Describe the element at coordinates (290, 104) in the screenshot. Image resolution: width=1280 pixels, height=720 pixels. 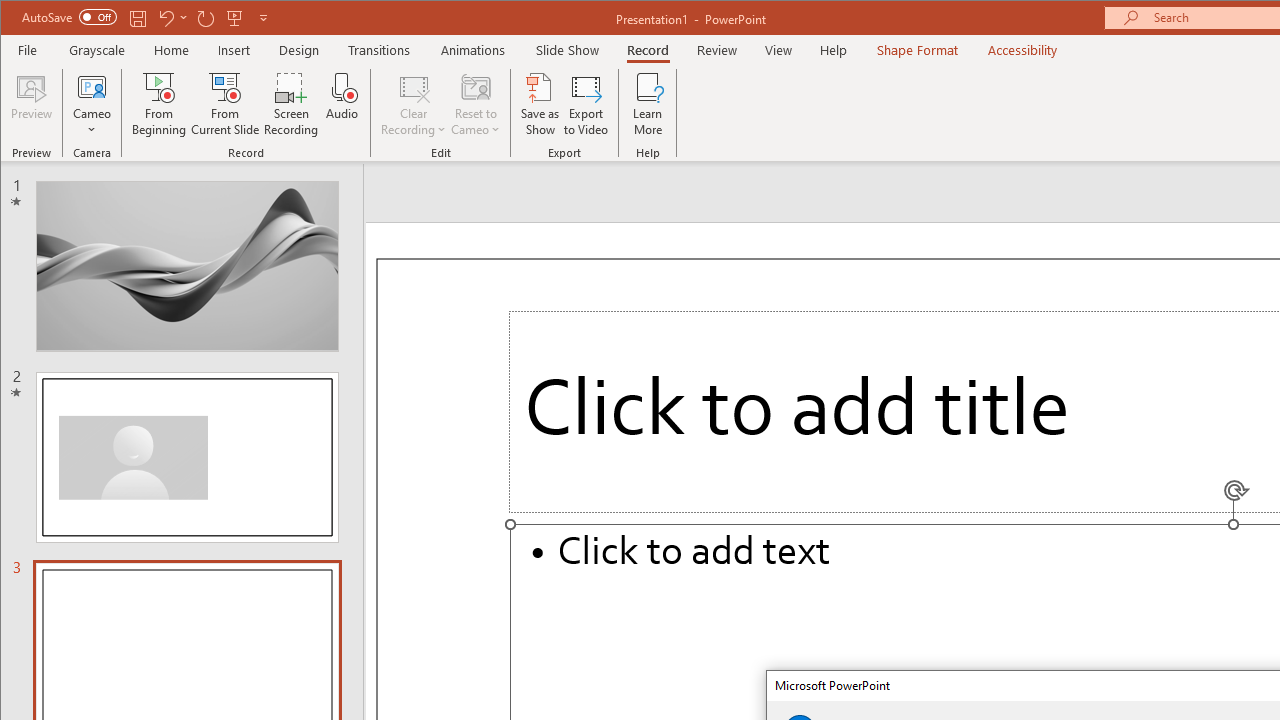
I see `'Screen Recording'` at that location.